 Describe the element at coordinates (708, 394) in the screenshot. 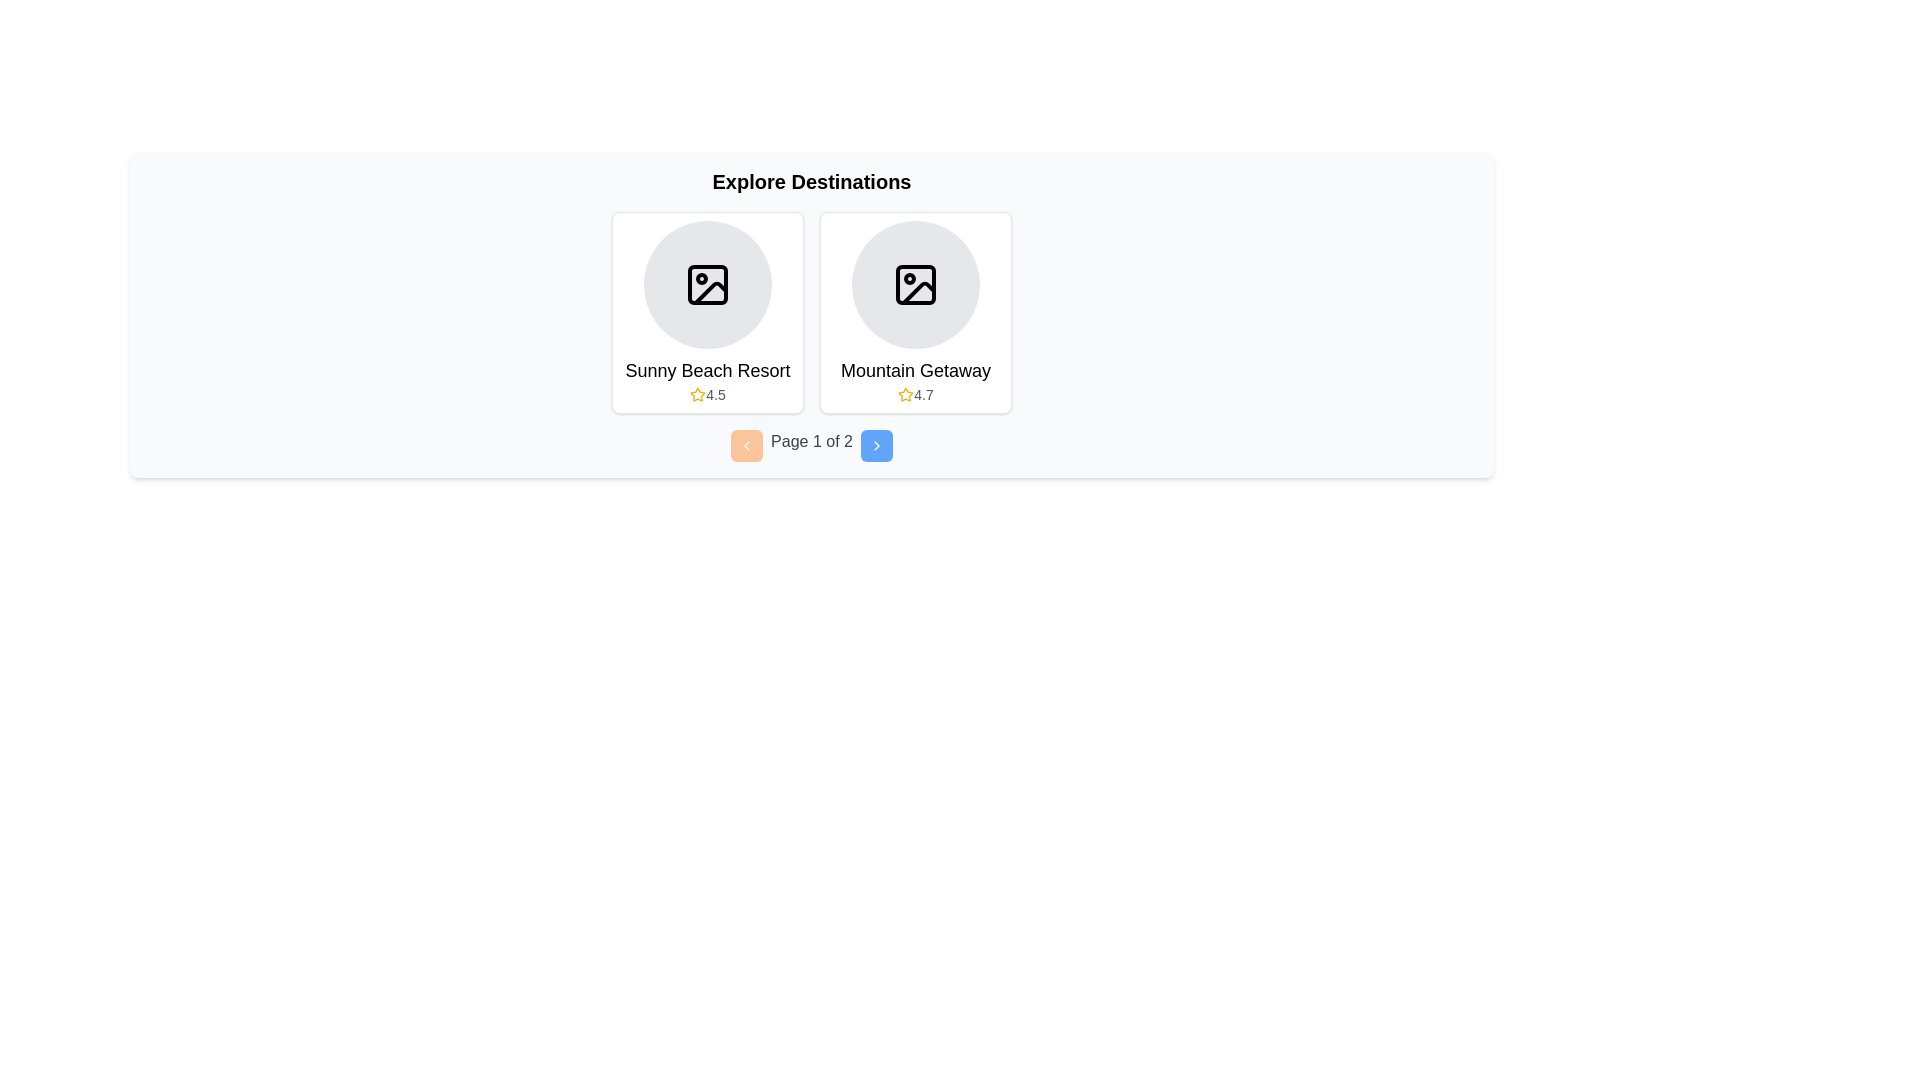

I see `the rating display element for 'Sunny Beach Resort', located at the bottom center of the left card, near the star icon` at that location.